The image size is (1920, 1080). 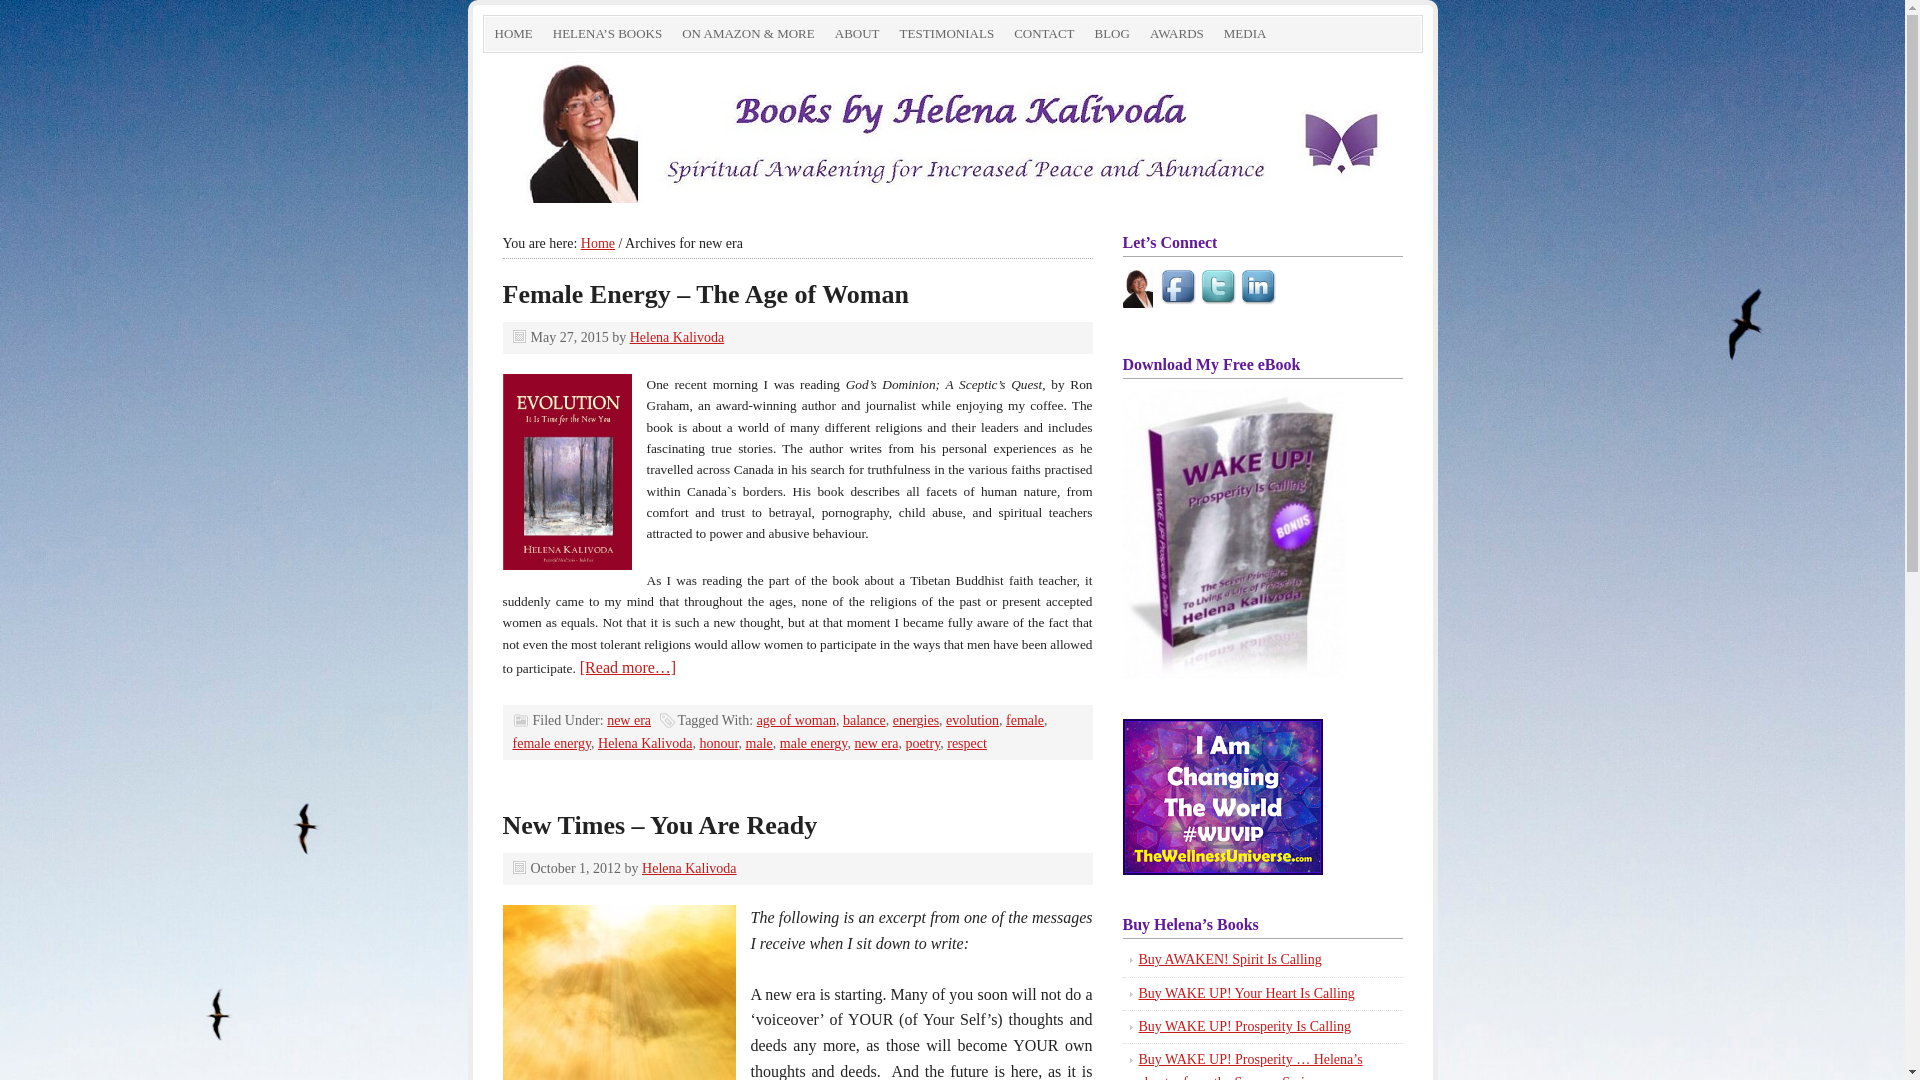 I want to click on 'facebook page', so click(x=1122, y=287).